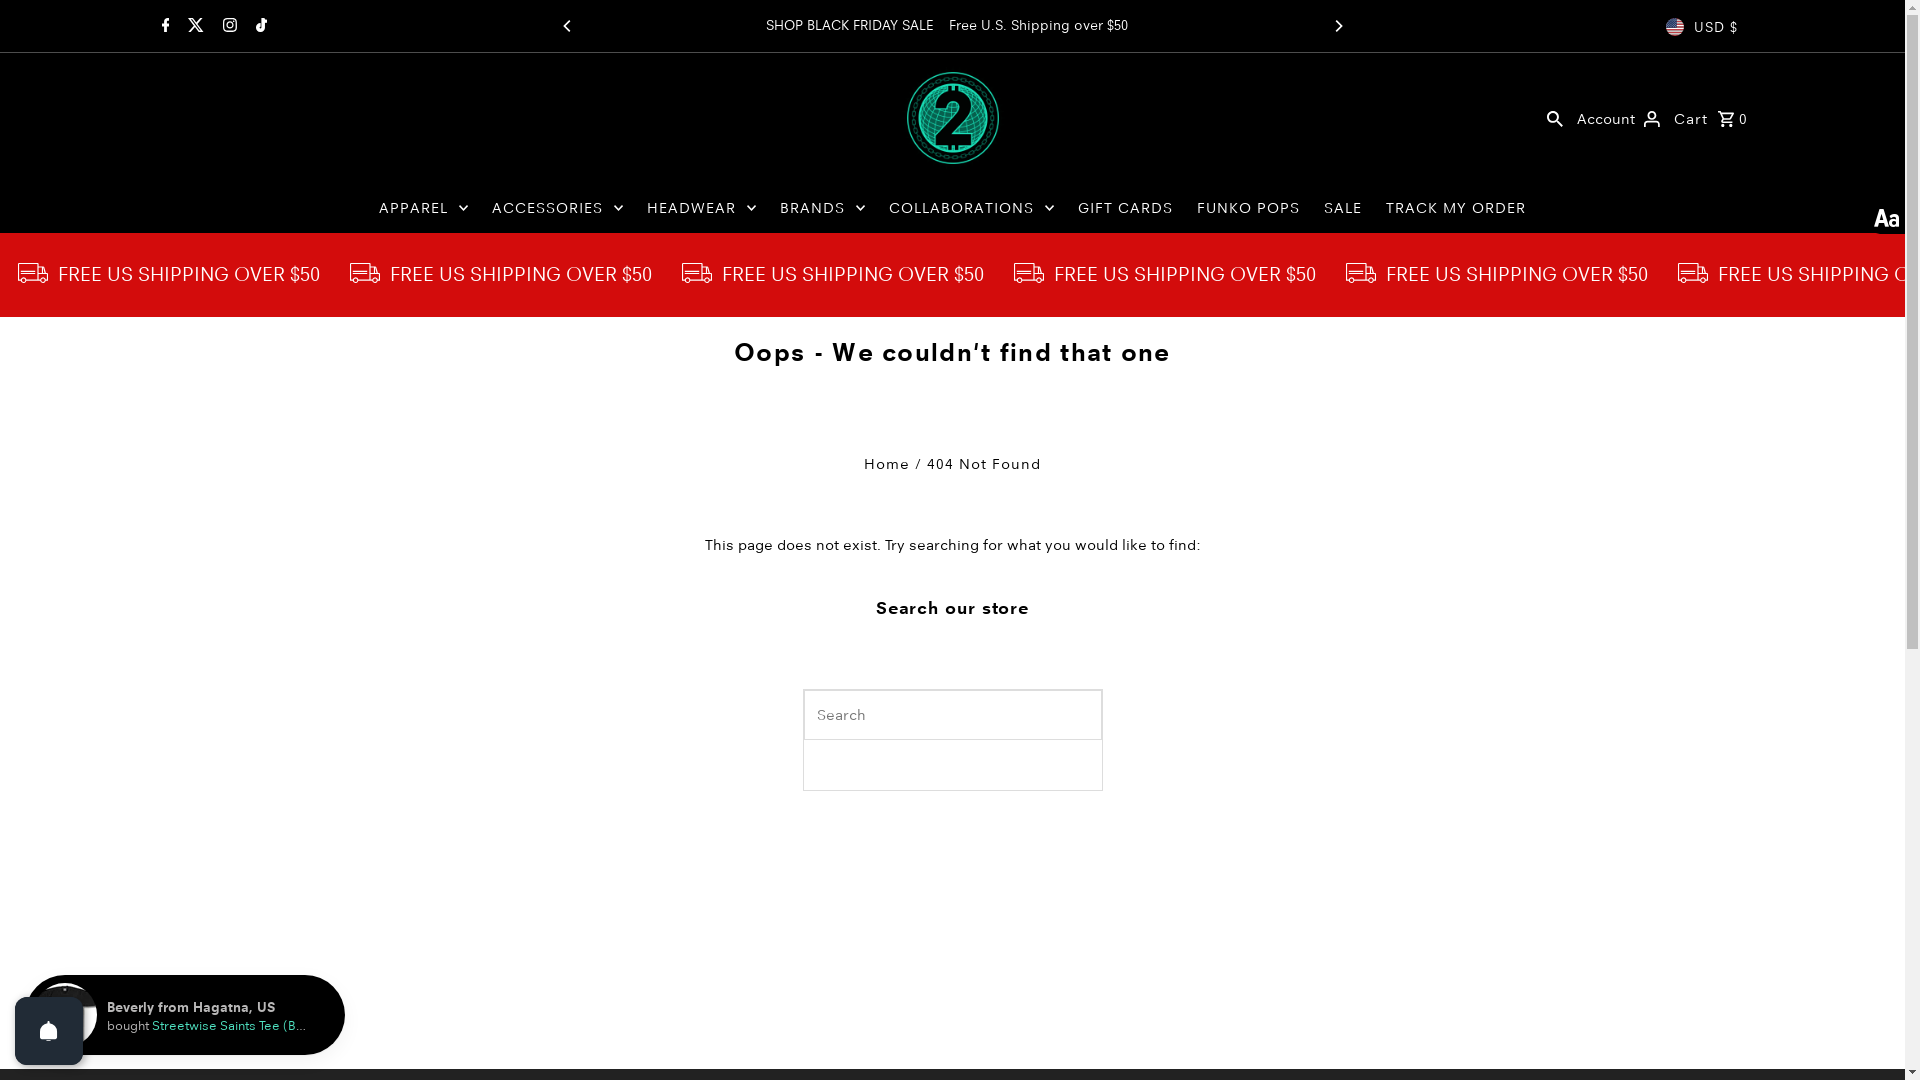 Image resolution: width=1920 pixels, height=1080 pixels. I want to click on 'Streetwise Saints Tee (Black)', so click(238, 1025).